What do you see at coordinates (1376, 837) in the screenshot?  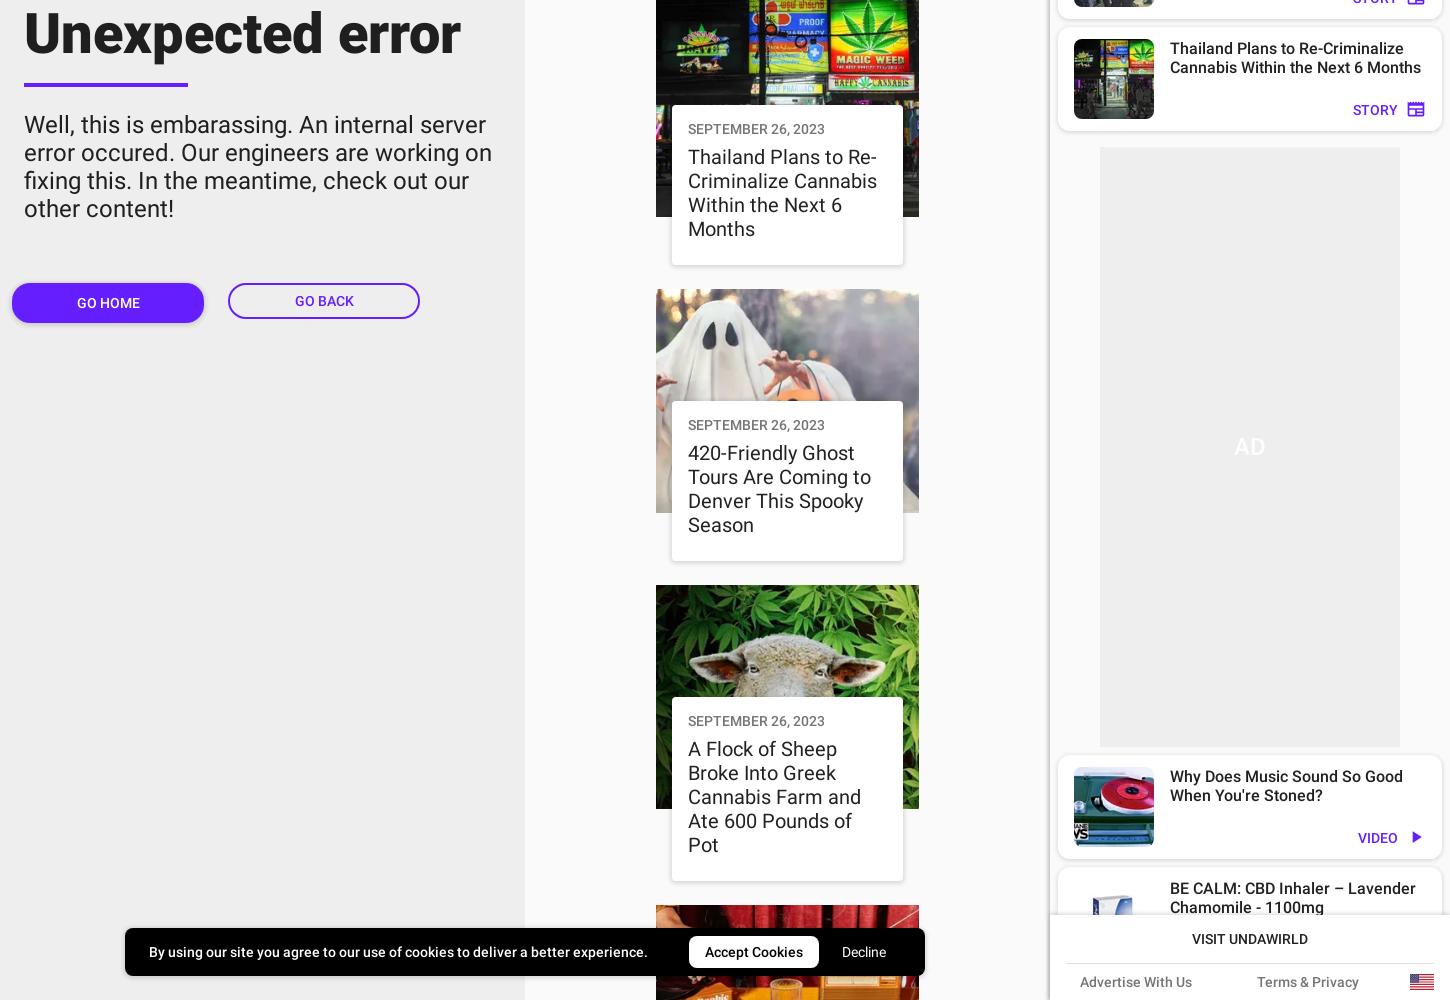 I see `'VIDEO'` at bounding box center [1376, 837].